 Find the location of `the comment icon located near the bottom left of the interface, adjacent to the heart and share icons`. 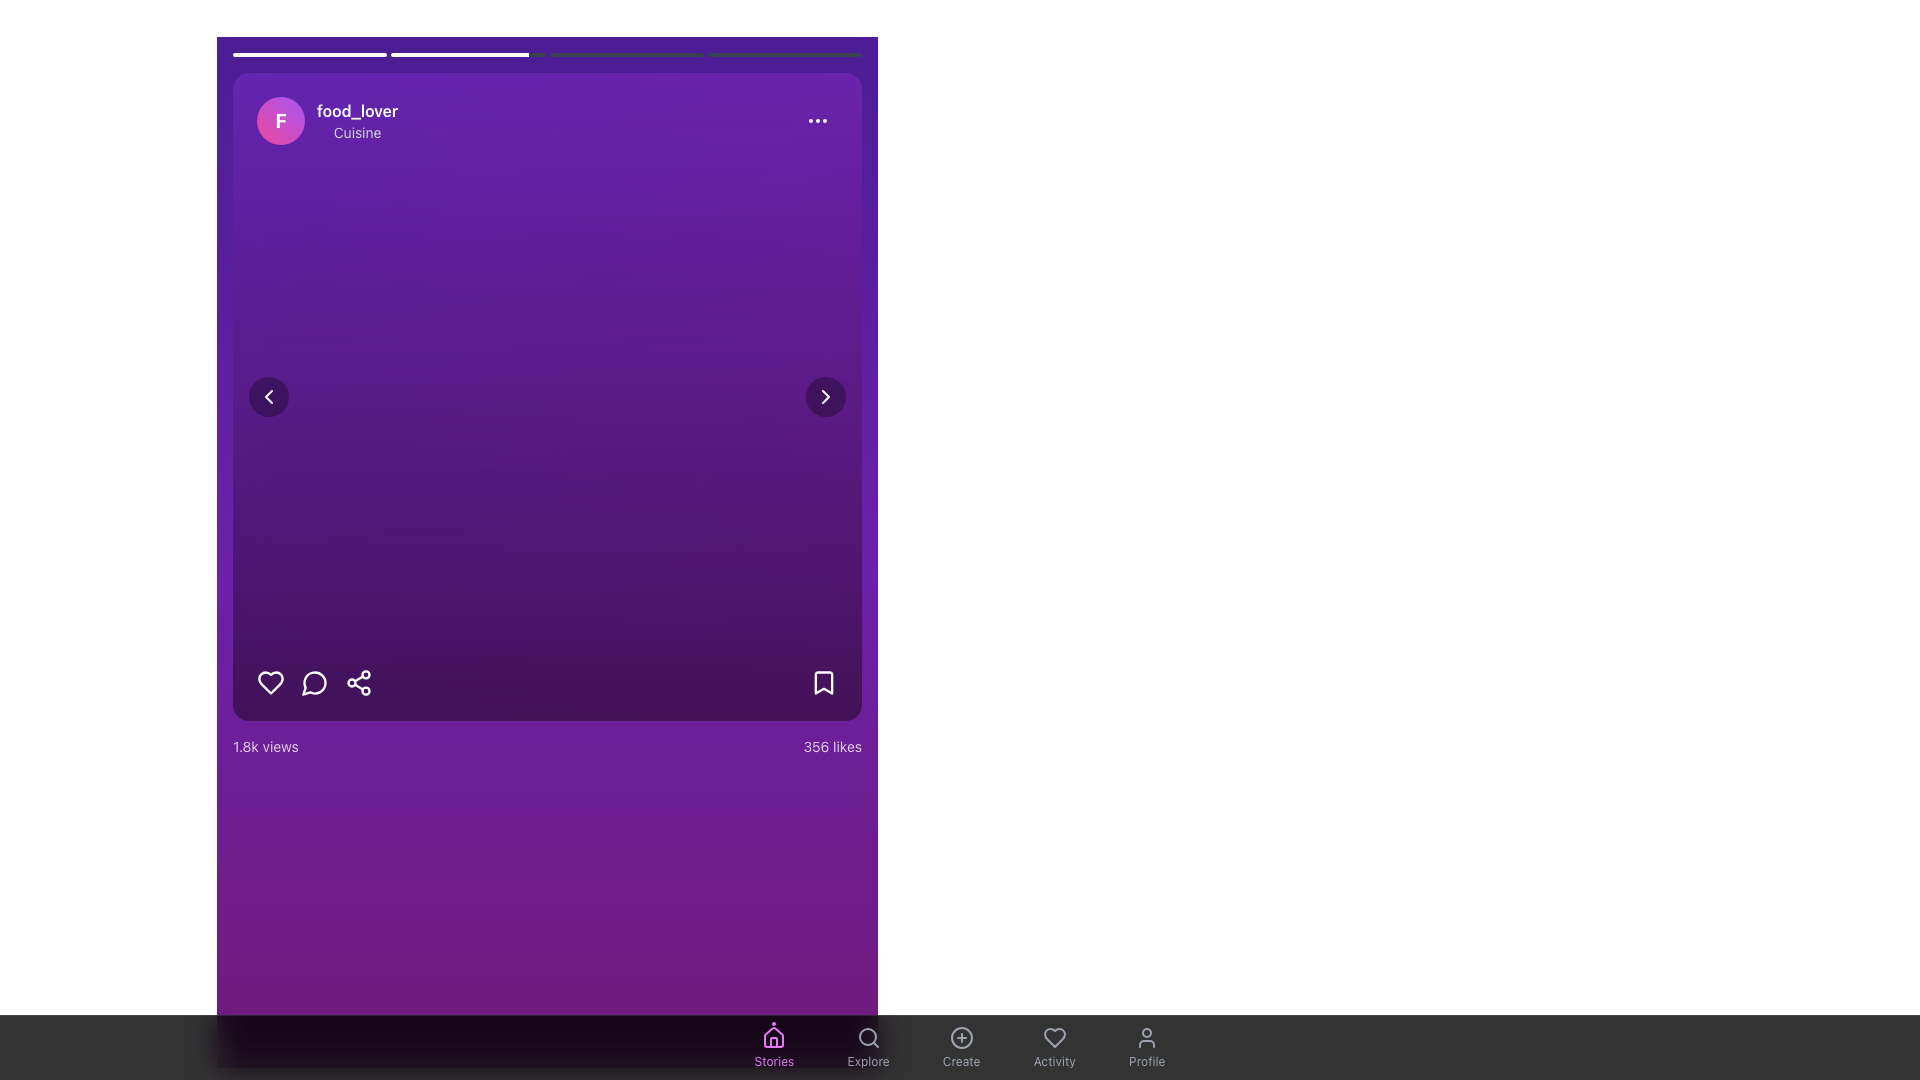

the comment icon located near the bottom left of the interface, adjacent to the heart and share icons is located at coordinates (313, 682).